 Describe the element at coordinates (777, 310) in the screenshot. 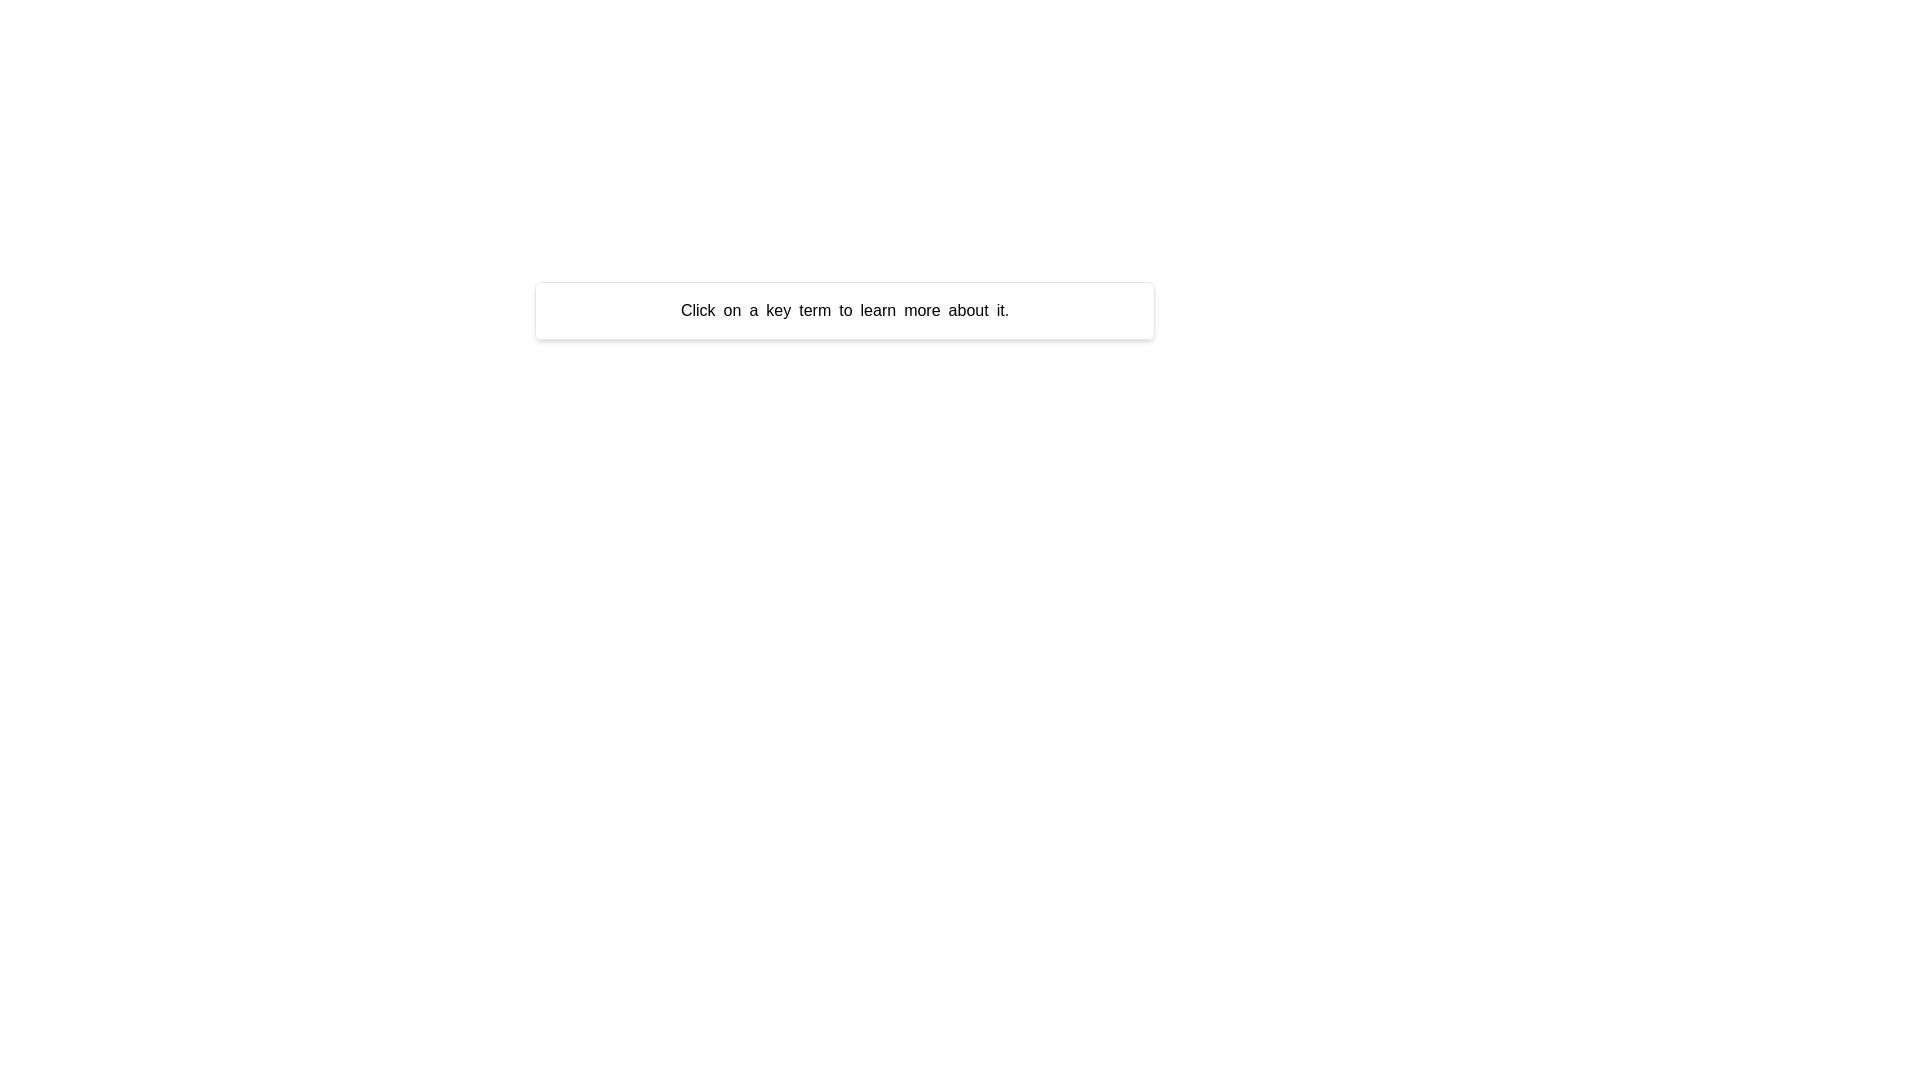

I see `the text element containing the word 'key', which is styled with padding and a hover effect that changes its background color to yellow, located in a bordered and shadowed panel` at that location.